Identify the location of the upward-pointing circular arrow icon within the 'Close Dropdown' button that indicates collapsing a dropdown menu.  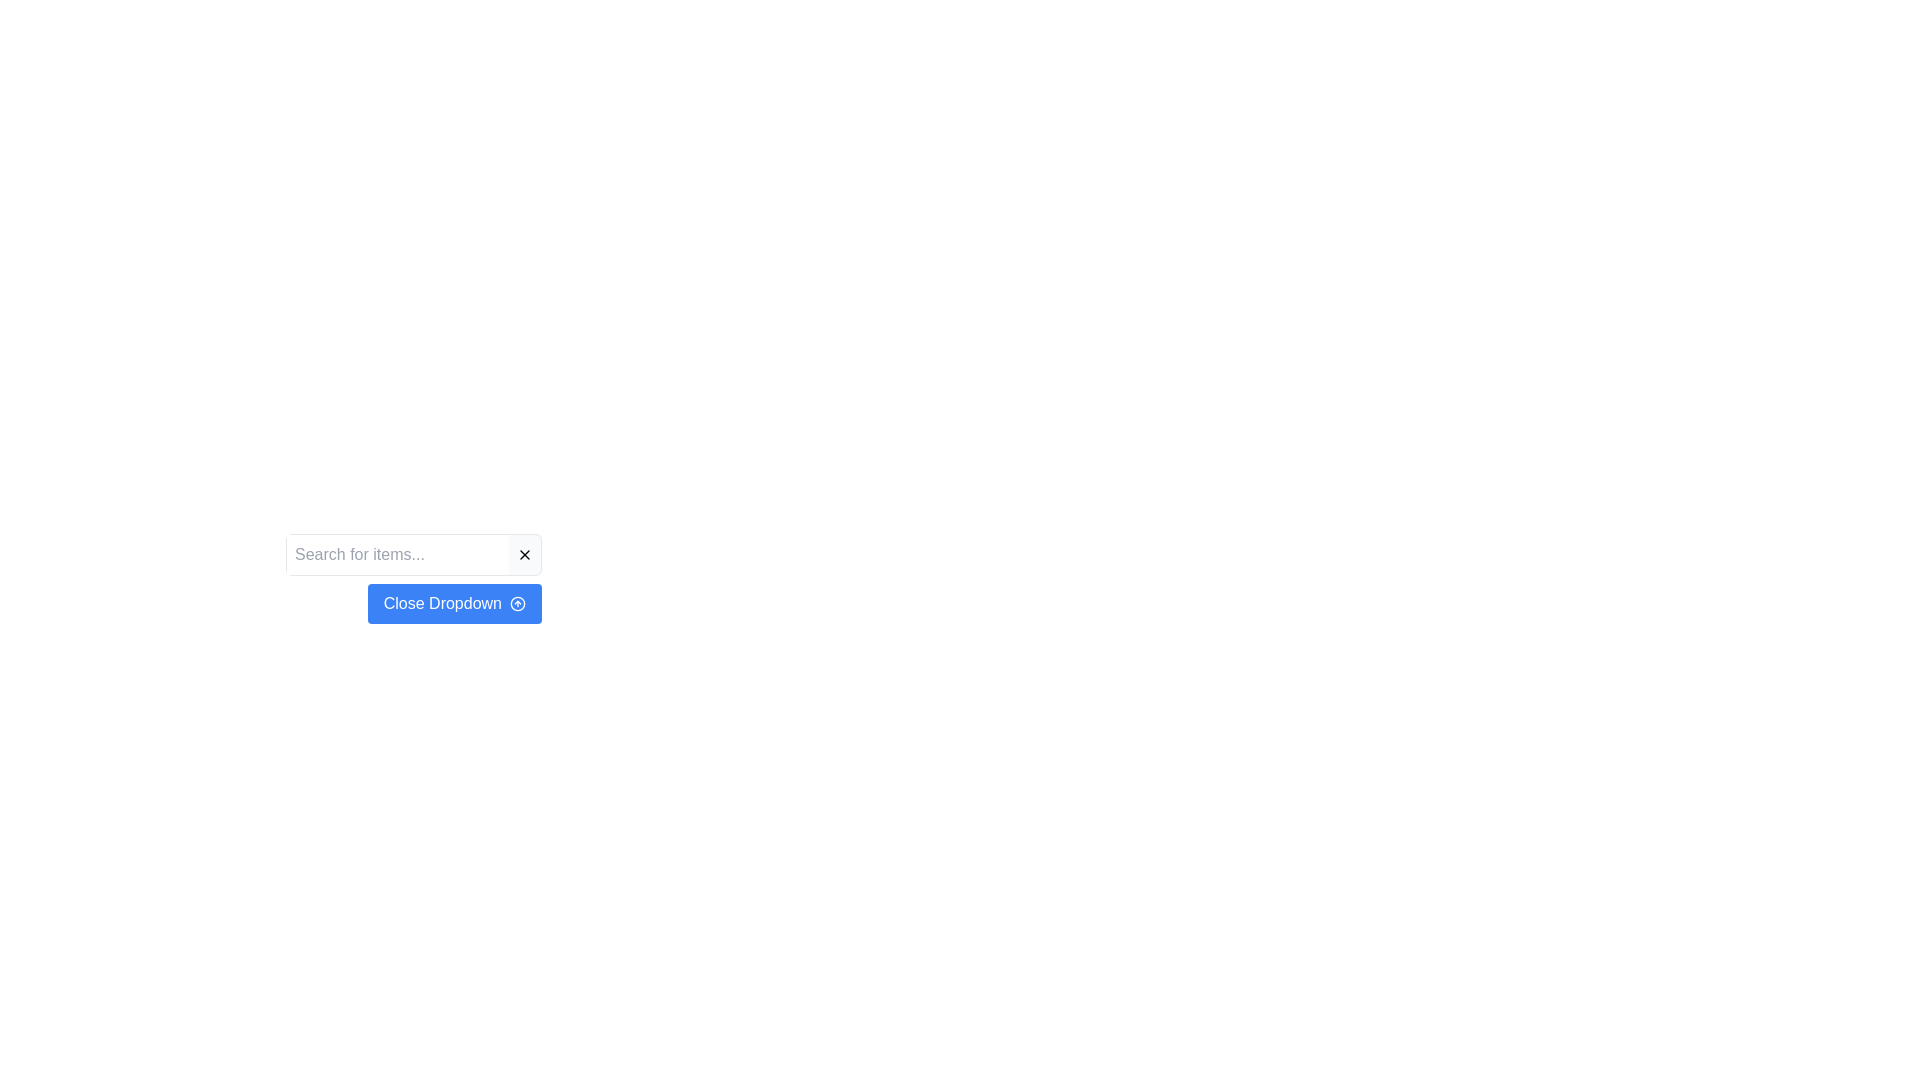
(518, 603).